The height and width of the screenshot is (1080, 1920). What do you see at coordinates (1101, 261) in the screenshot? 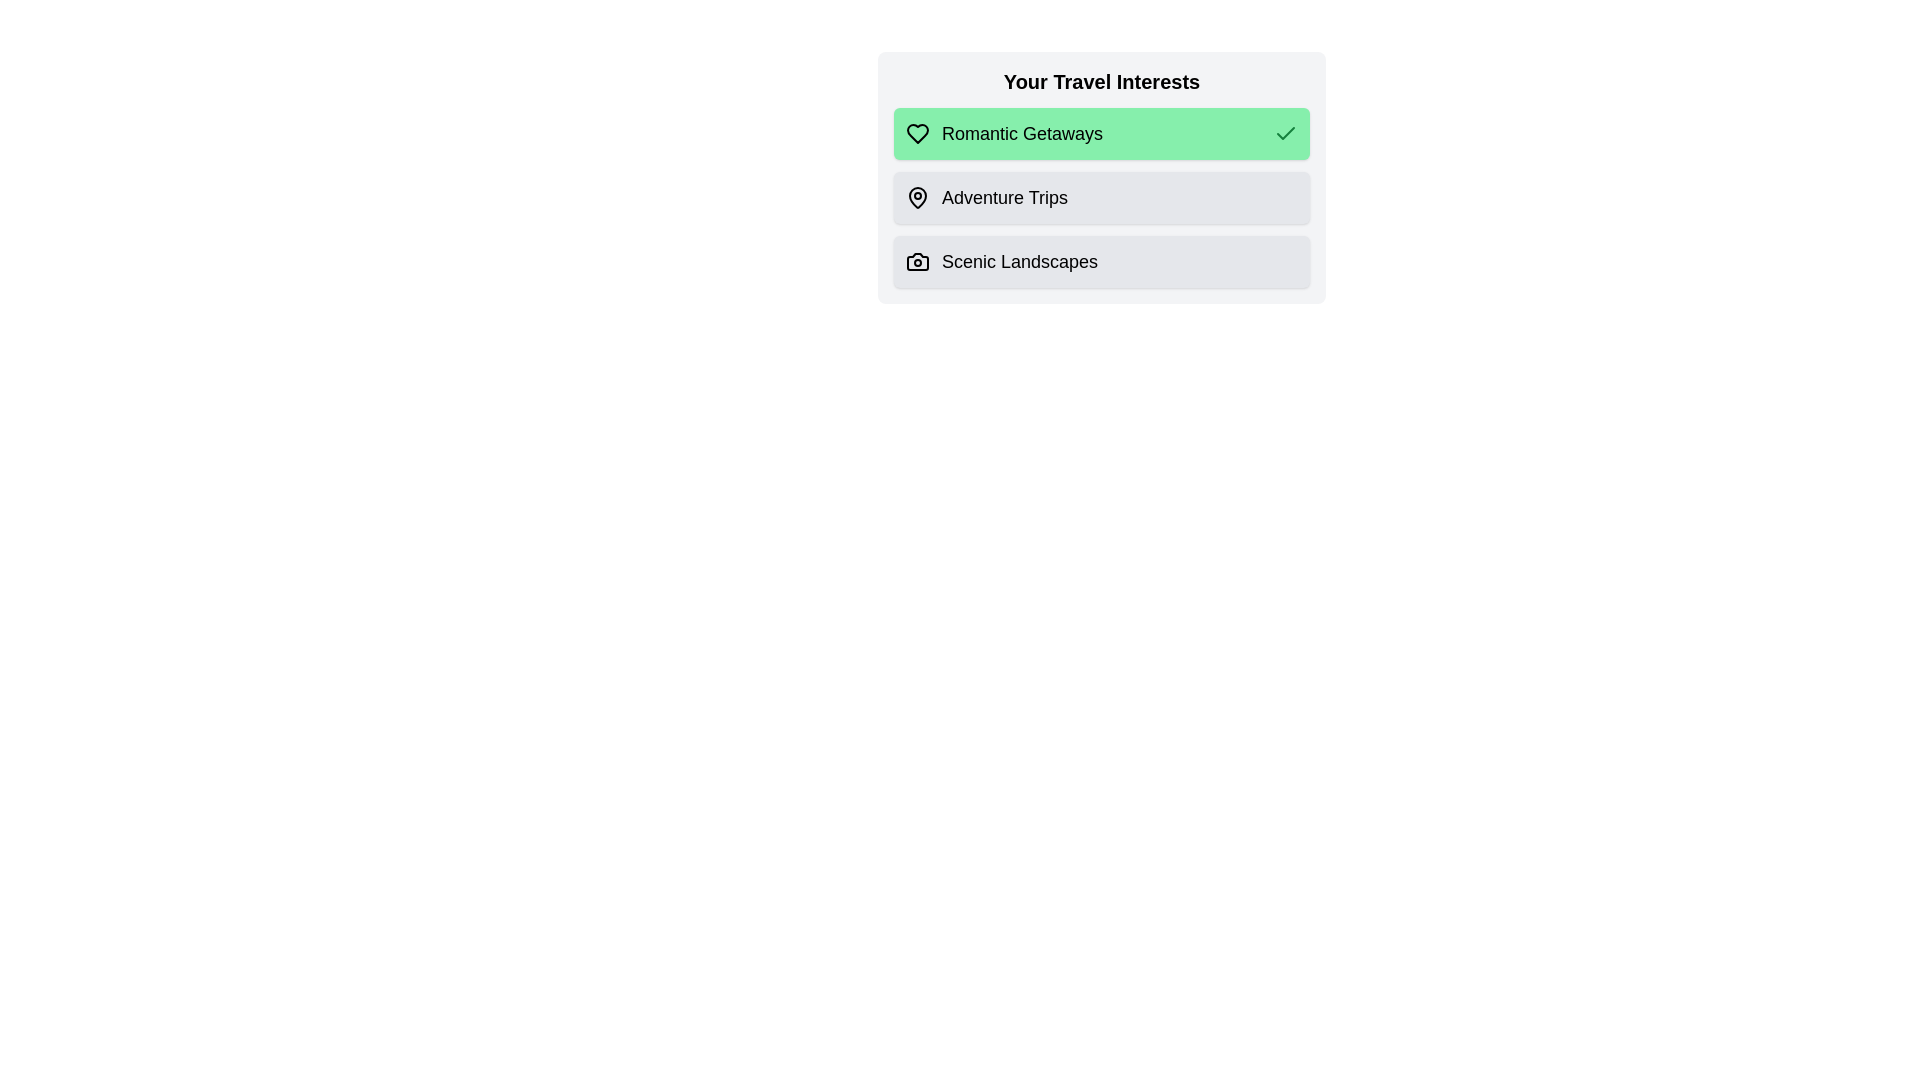
I see `the travel preference Scenic Landscapes by clicking on its corresponding option` at bounding box center [1101, 261].